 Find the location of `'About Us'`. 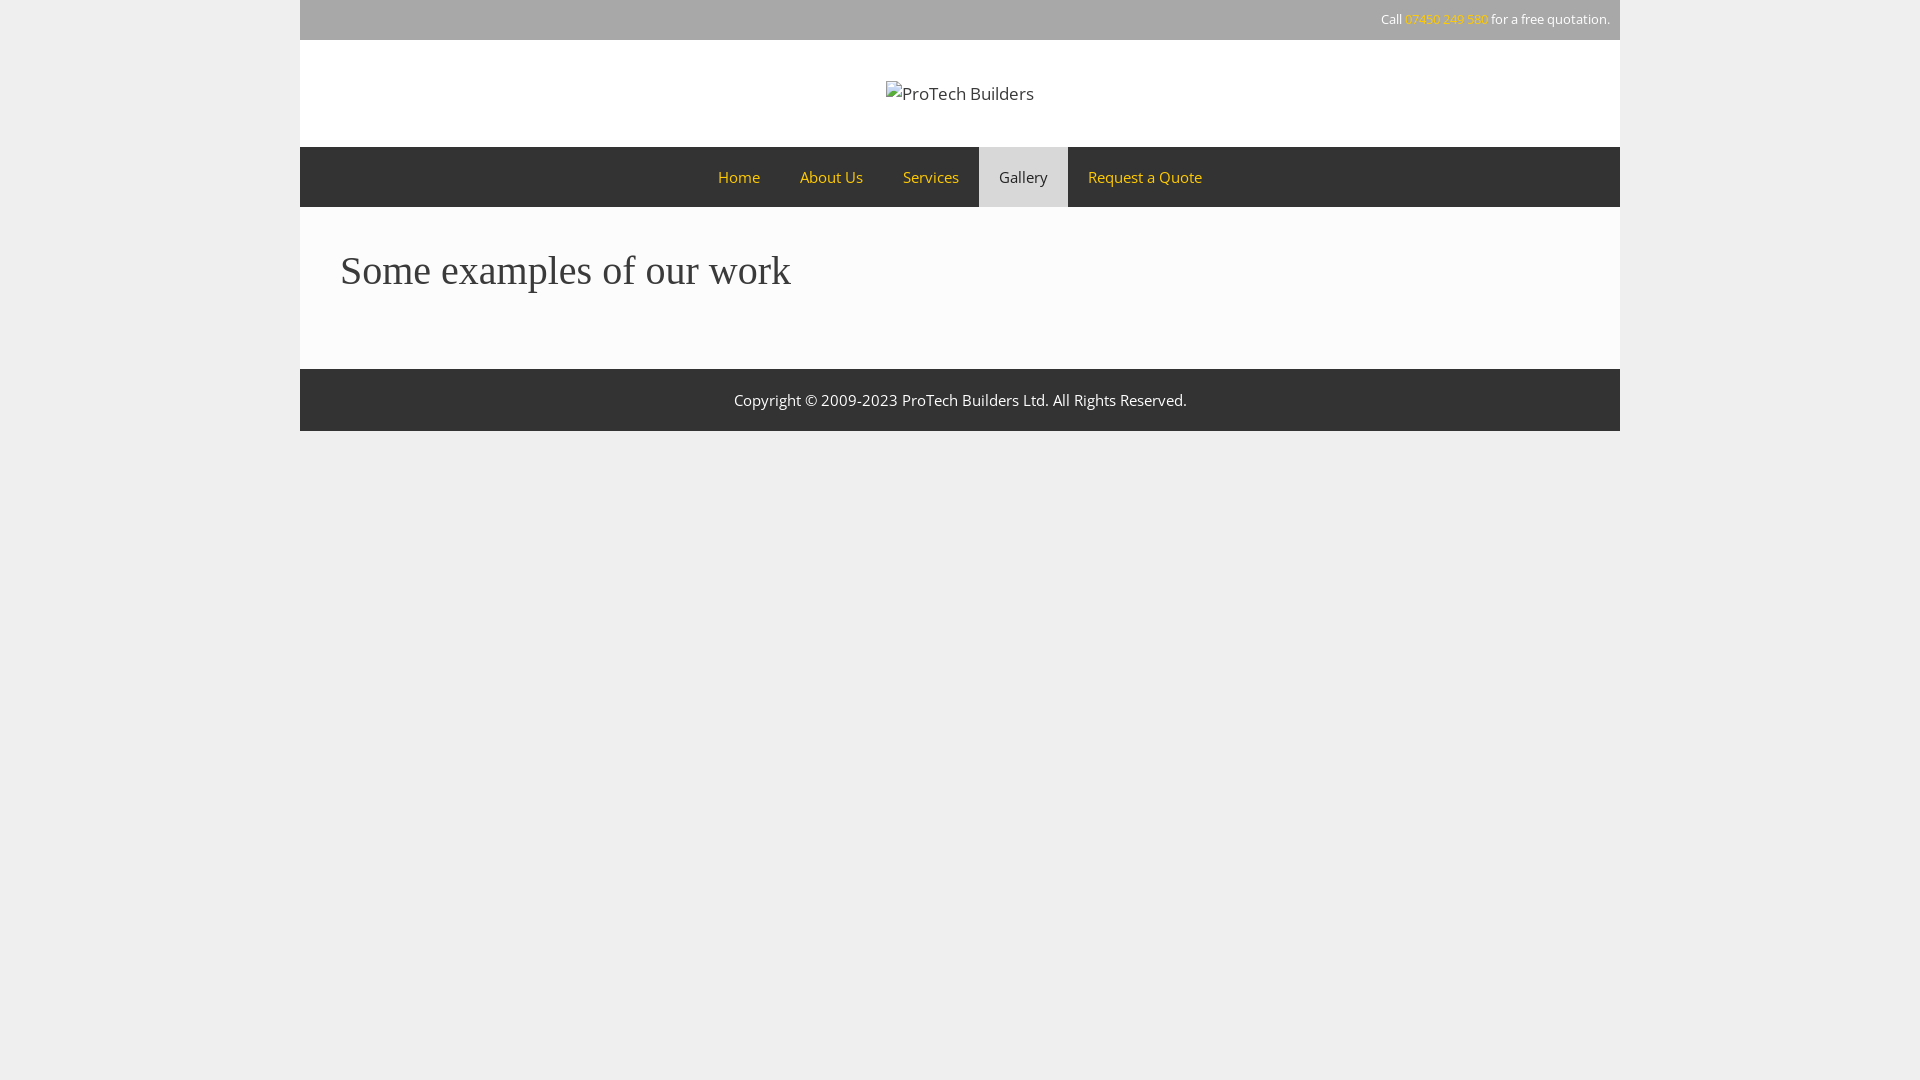

'About Us' is located at coordinates (831, 176).